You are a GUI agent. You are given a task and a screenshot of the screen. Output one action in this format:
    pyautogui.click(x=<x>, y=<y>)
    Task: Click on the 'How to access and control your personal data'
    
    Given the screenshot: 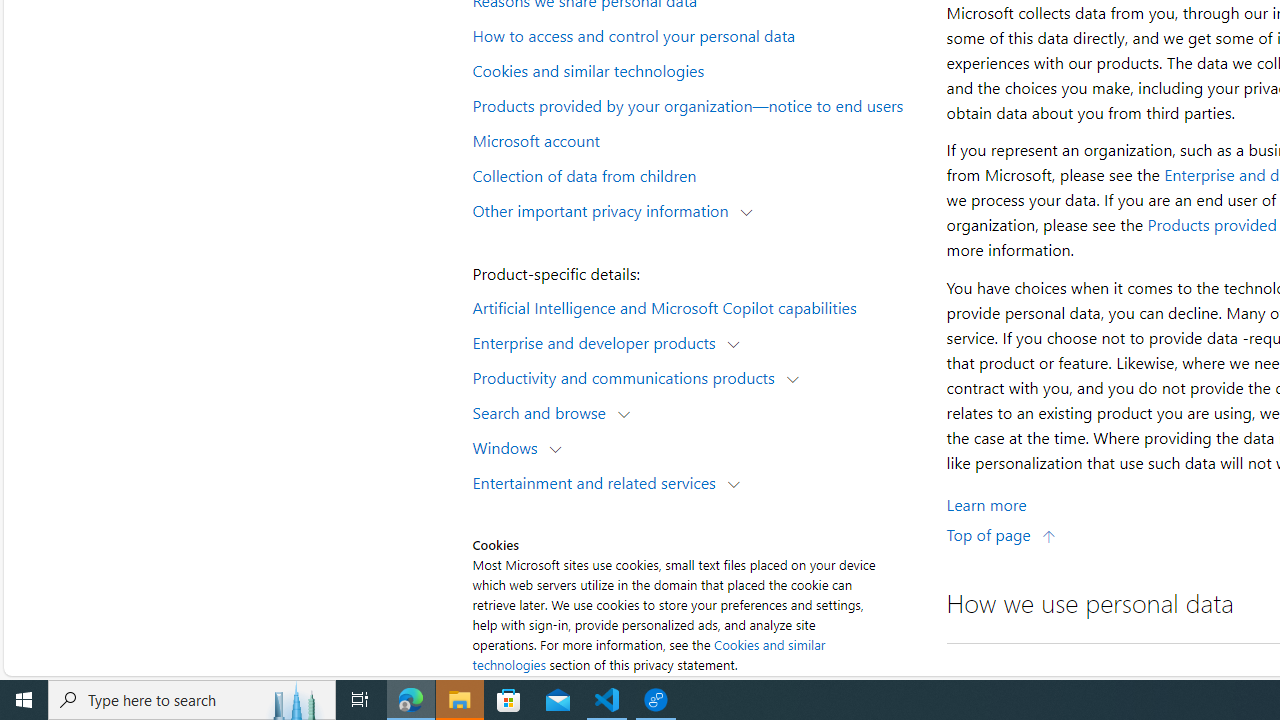 What is the action you would take?
    pyautogui.click(x=696, y=35)
    